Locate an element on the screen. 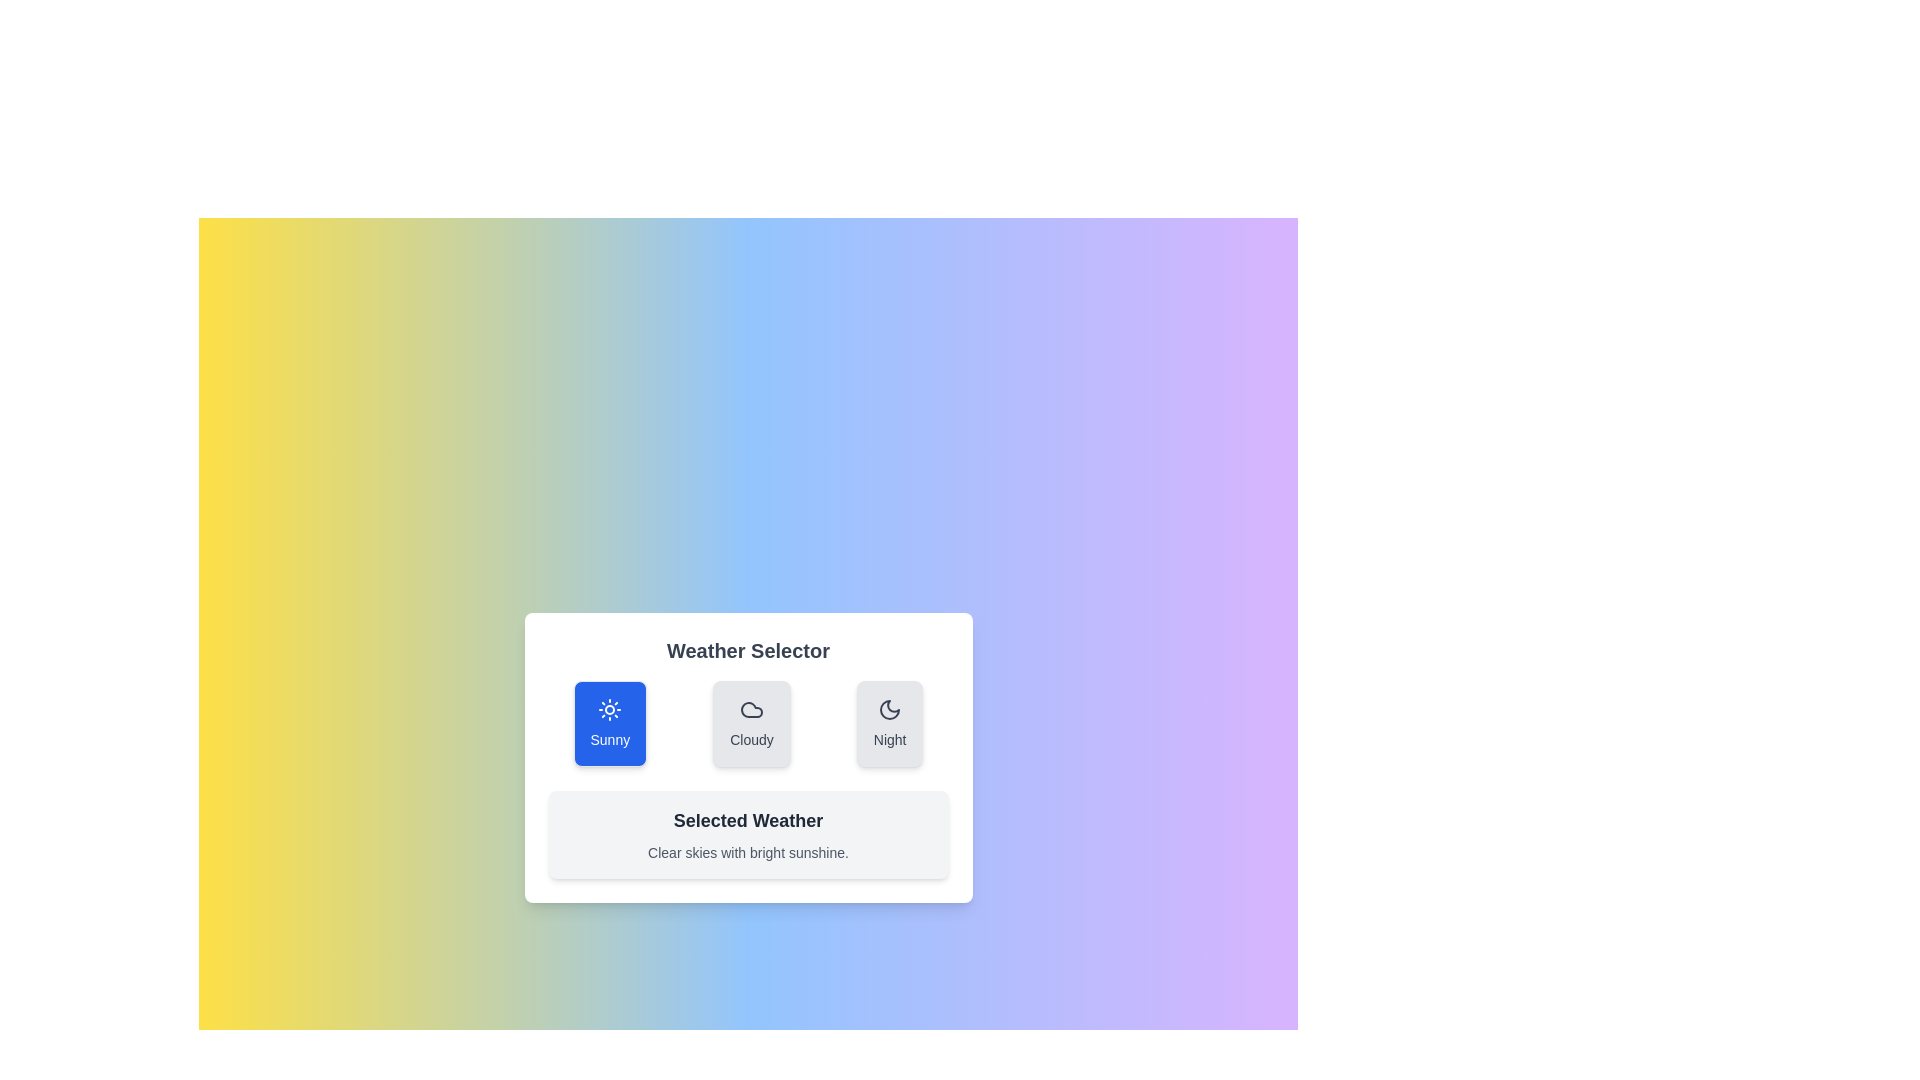  the circular graphic icon resembling a sun, which is prominently positioned at the top of the card labeled 'Sunny' is located at coordinates (609, 708).